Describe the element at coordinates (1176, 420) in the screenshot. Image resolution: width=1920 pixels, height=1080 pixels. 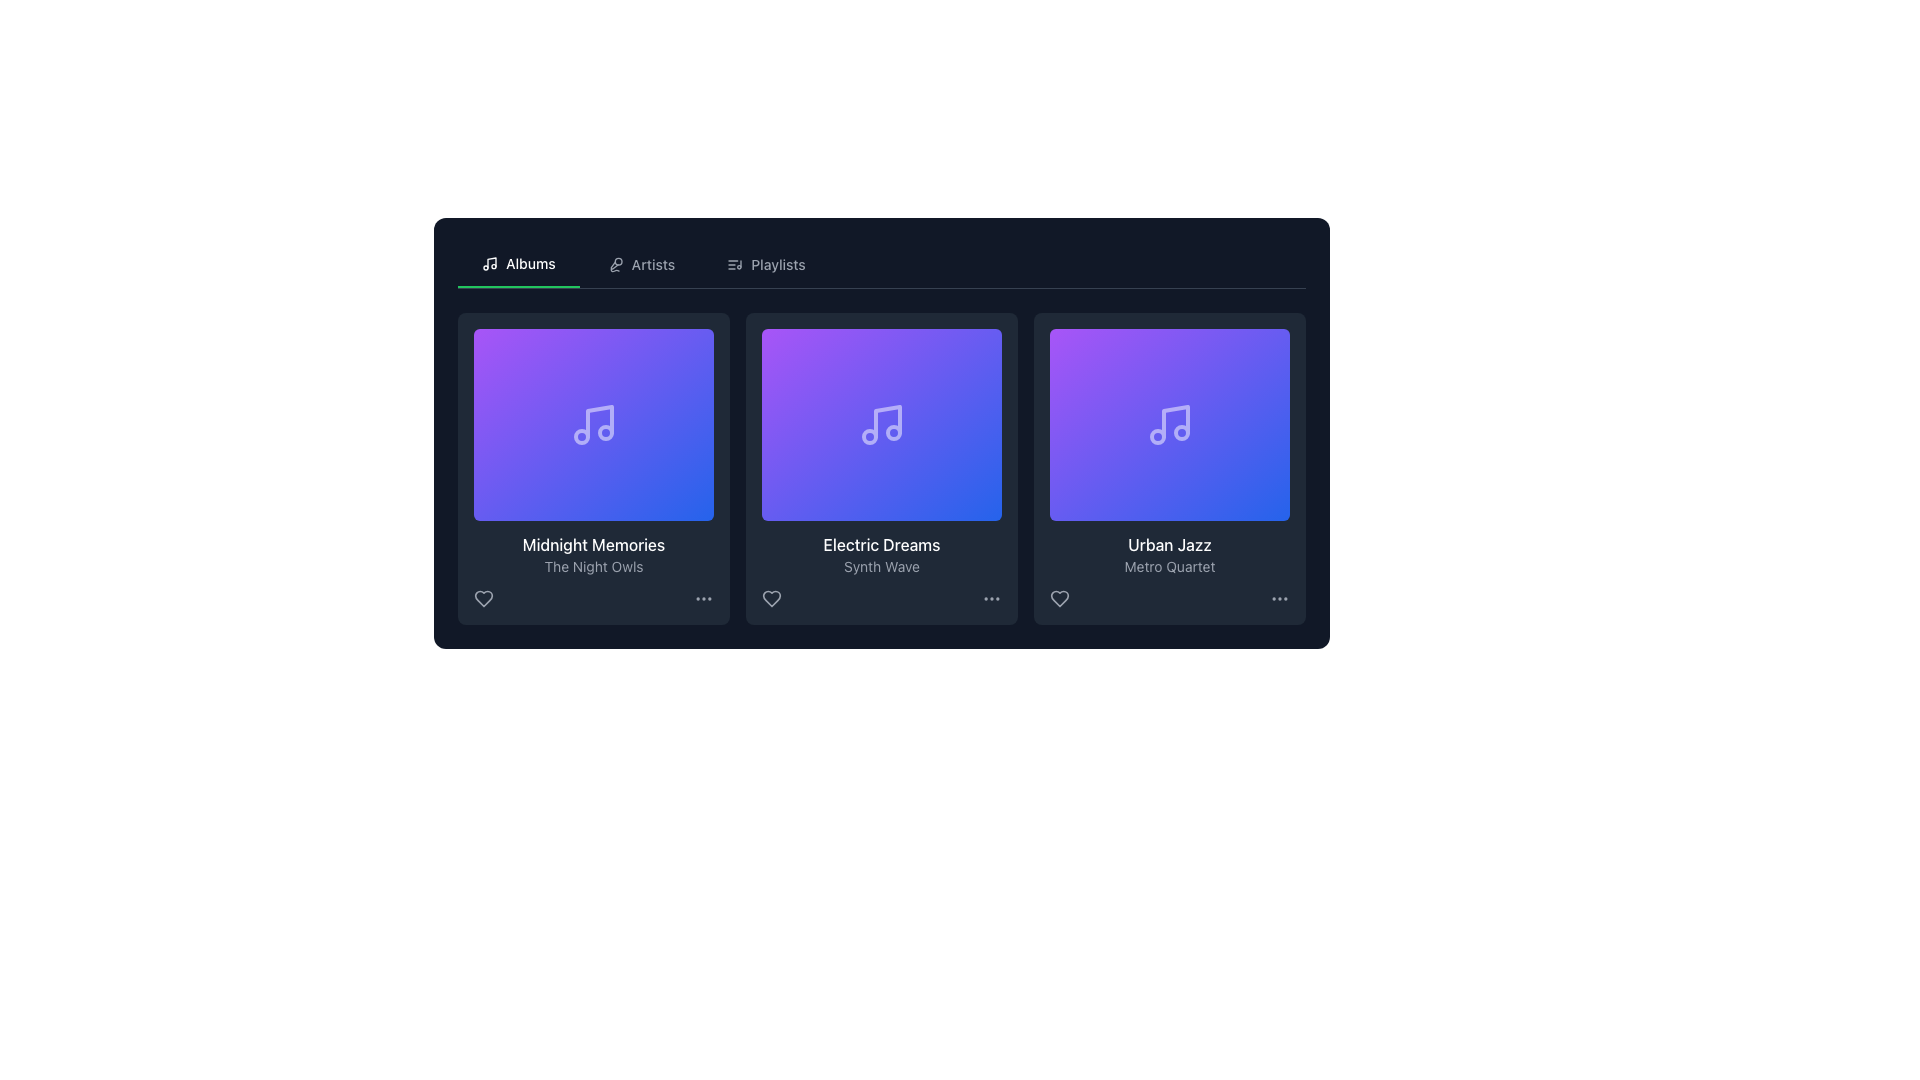
I see `the vector graphic line representing the neck of the music note in the 'Urban Jazz' album cover design` at that location.